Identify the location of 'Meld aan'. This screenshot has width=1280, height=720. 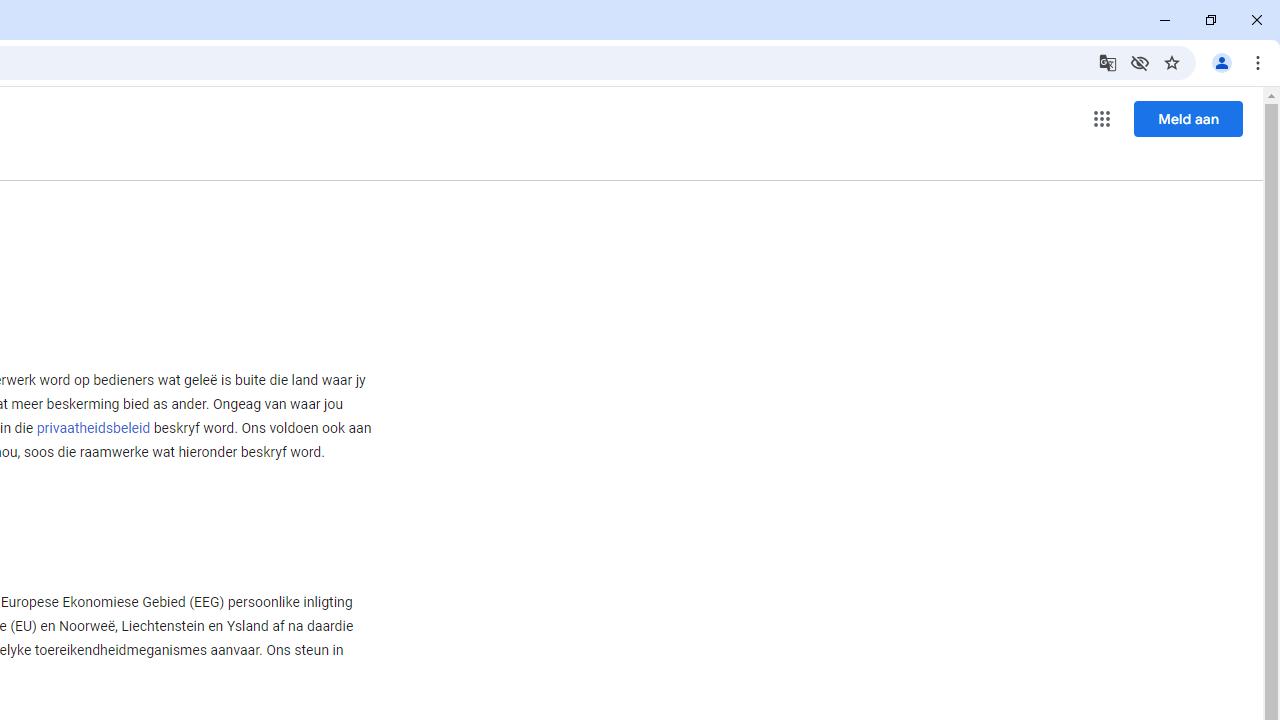
(1188, 118).